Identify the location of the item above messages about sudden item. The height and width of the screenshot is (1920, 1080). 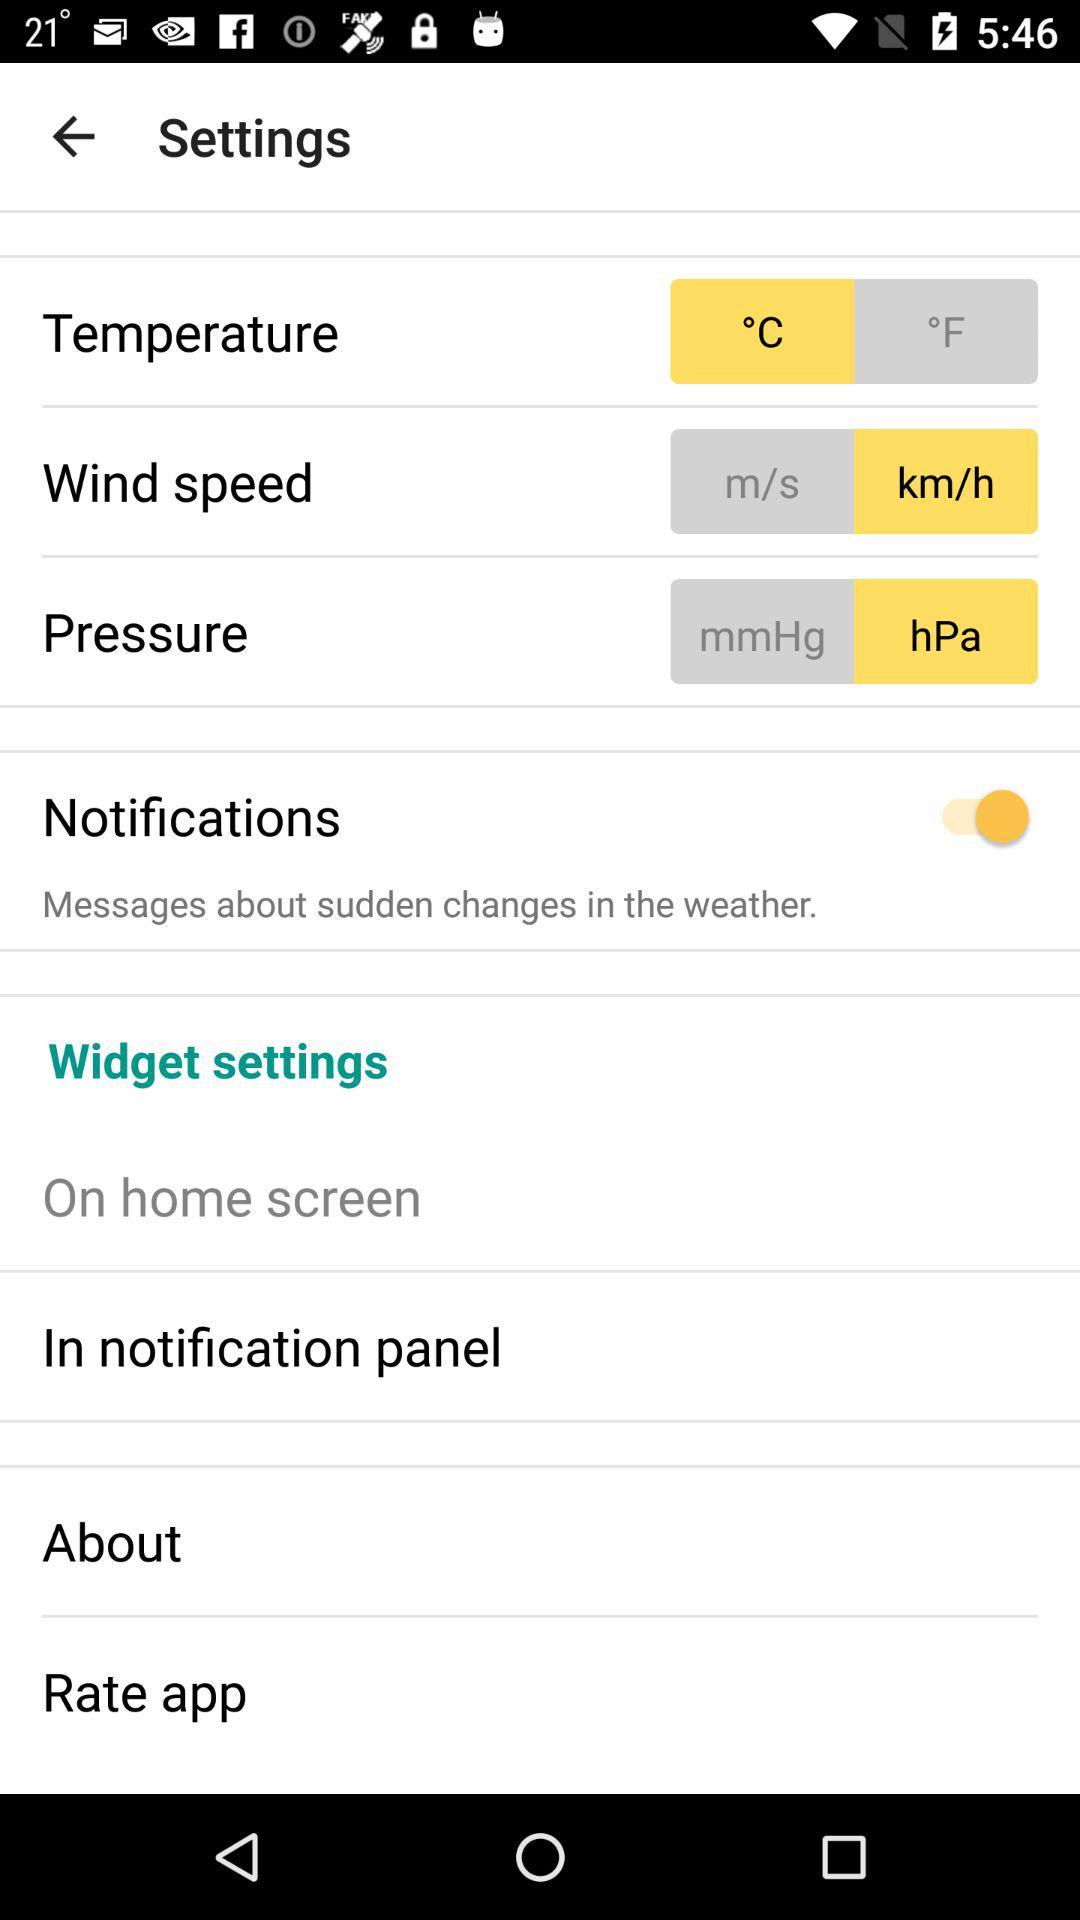
(854, 816).